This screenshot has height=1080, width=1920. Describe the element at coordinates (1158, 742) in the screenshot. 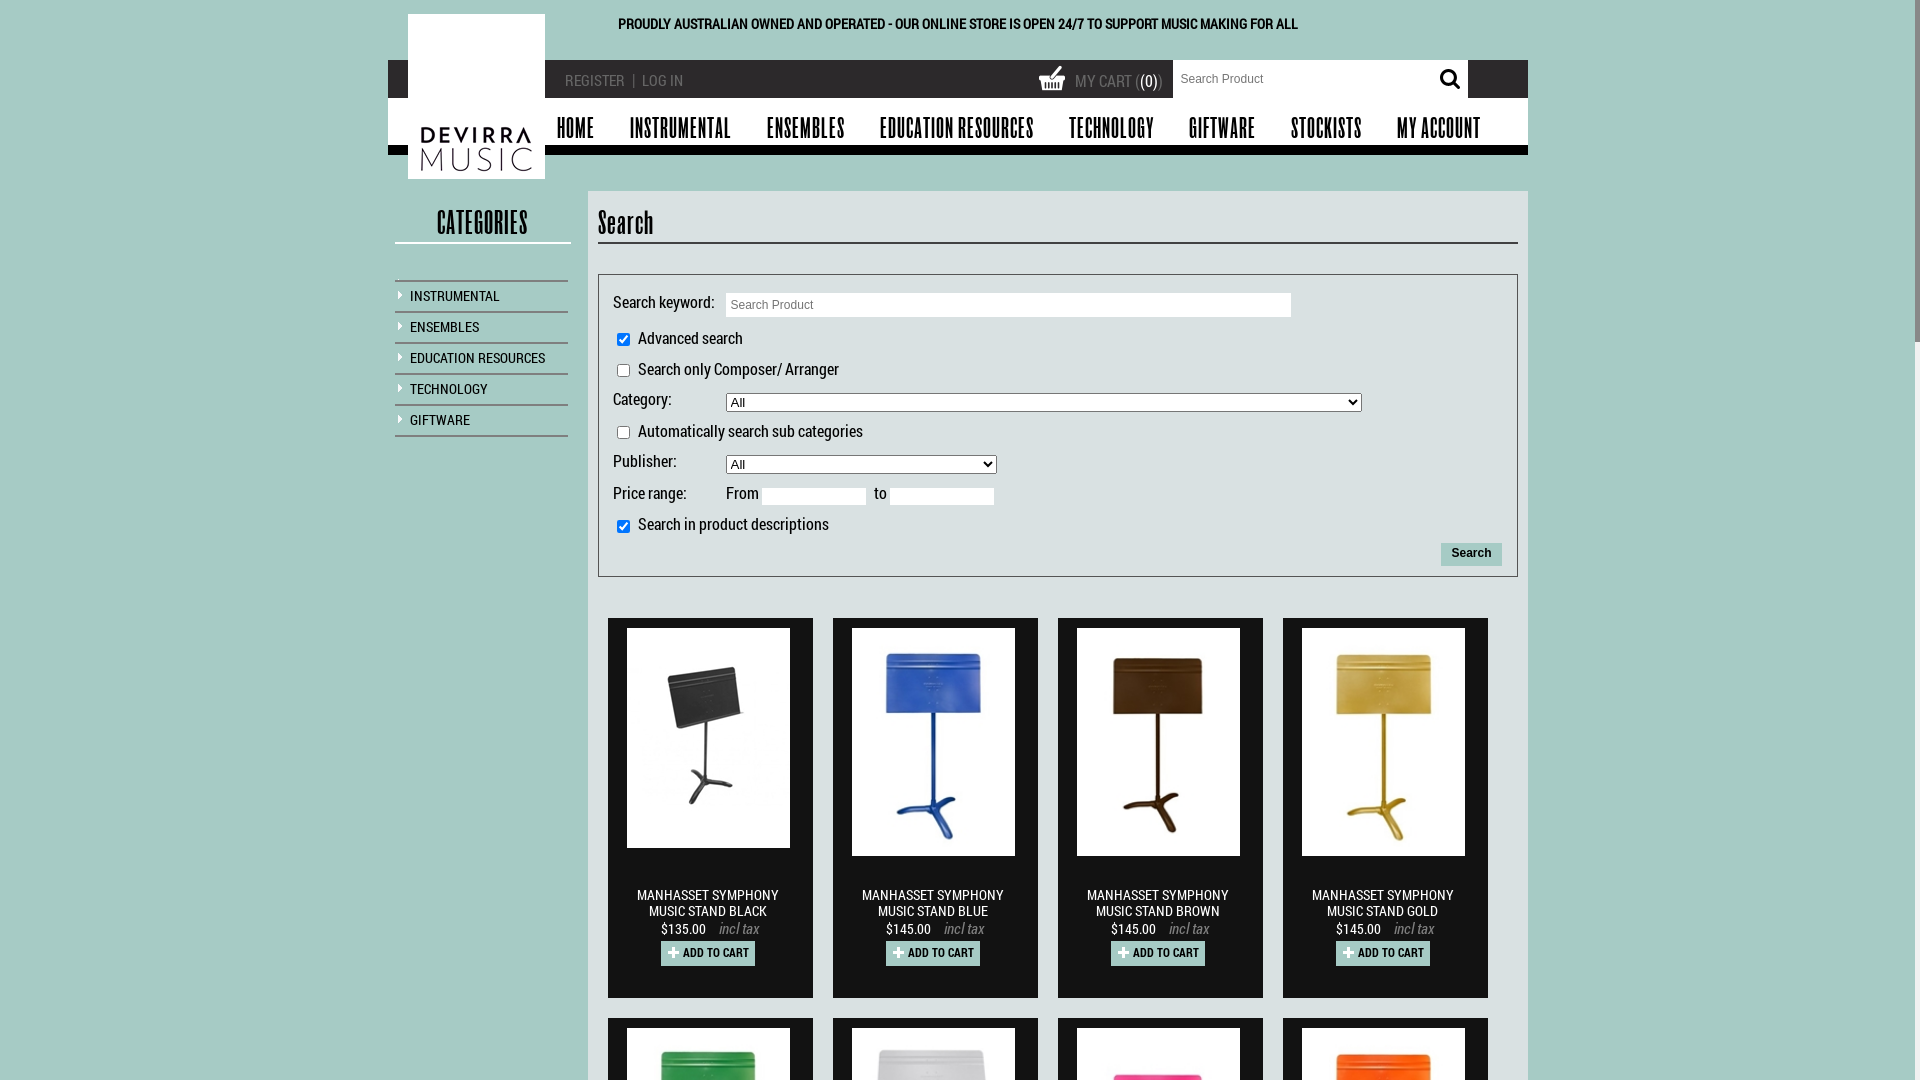

I see `'Show details for Manhasset Symphony Music Stand Brown'` at that location.